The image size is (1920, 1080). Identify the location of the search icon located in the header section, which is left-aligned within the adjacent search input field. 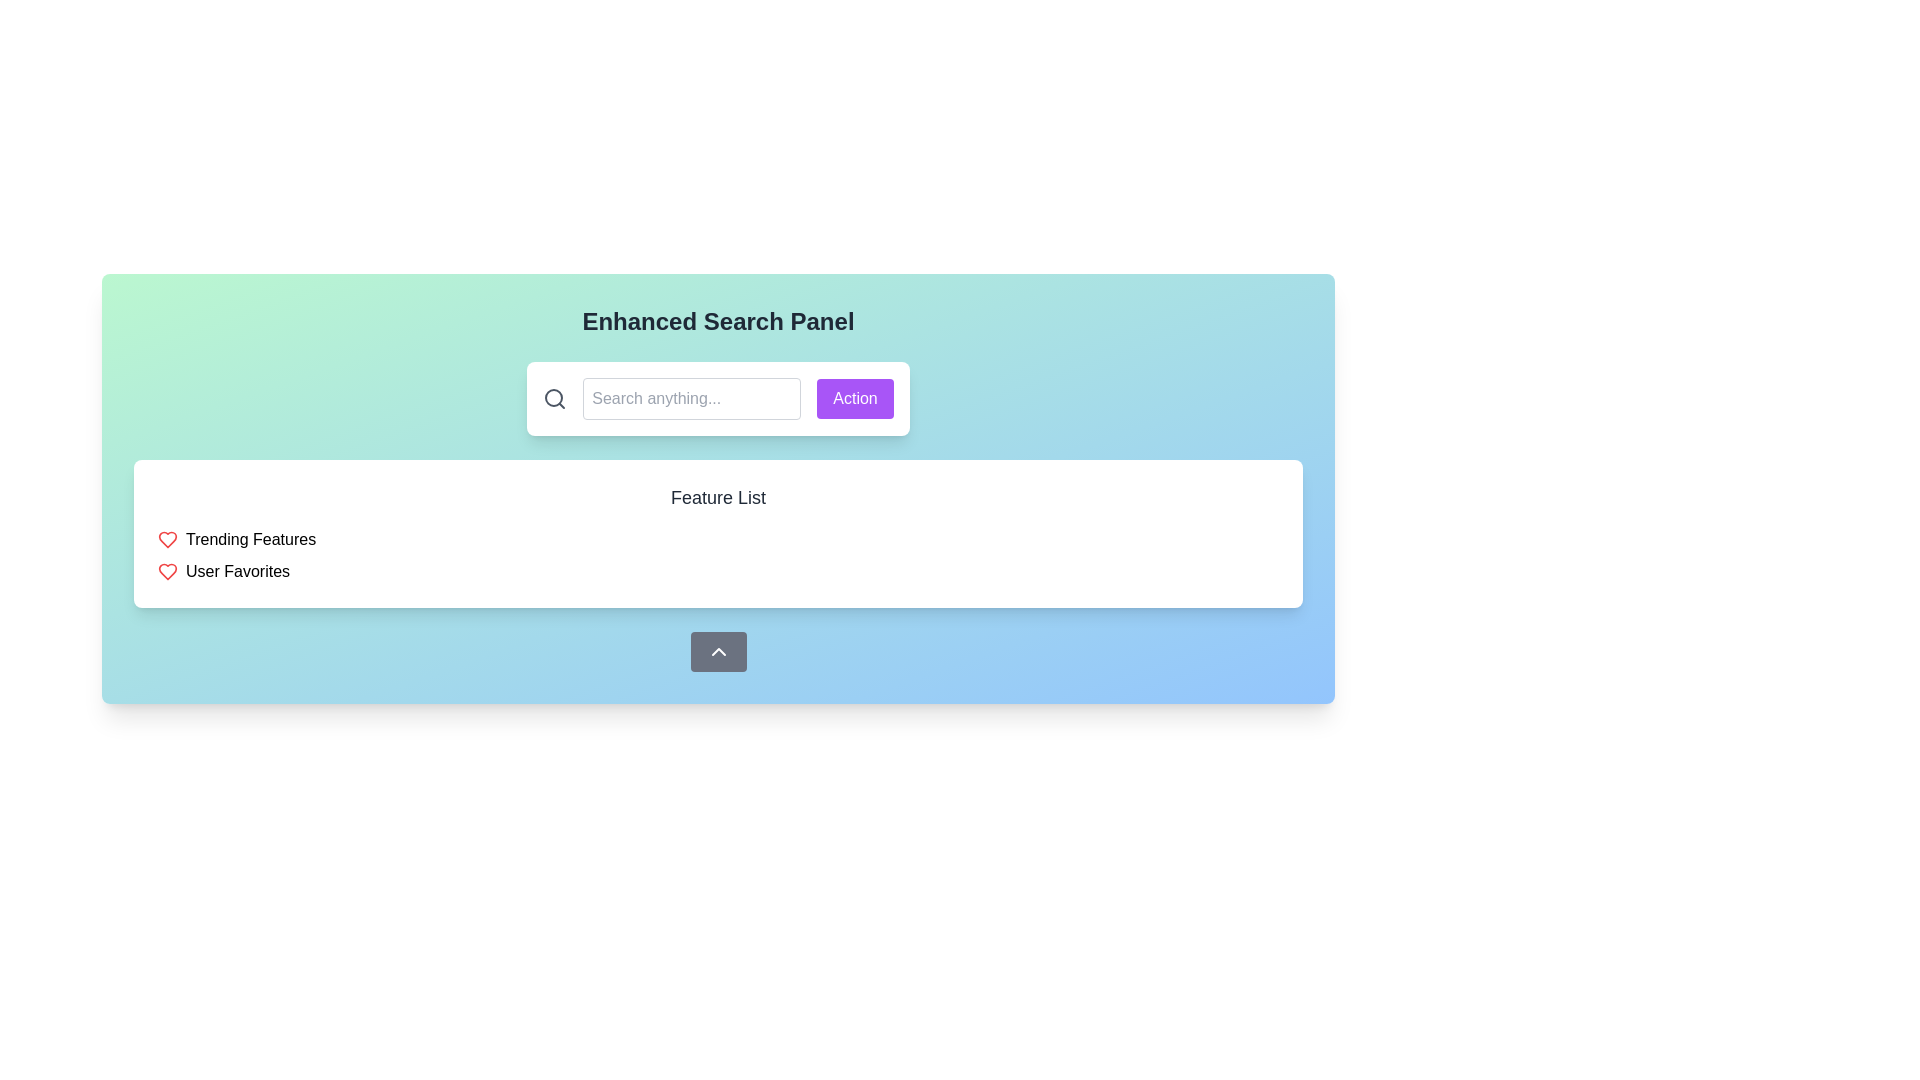
(554, 397).